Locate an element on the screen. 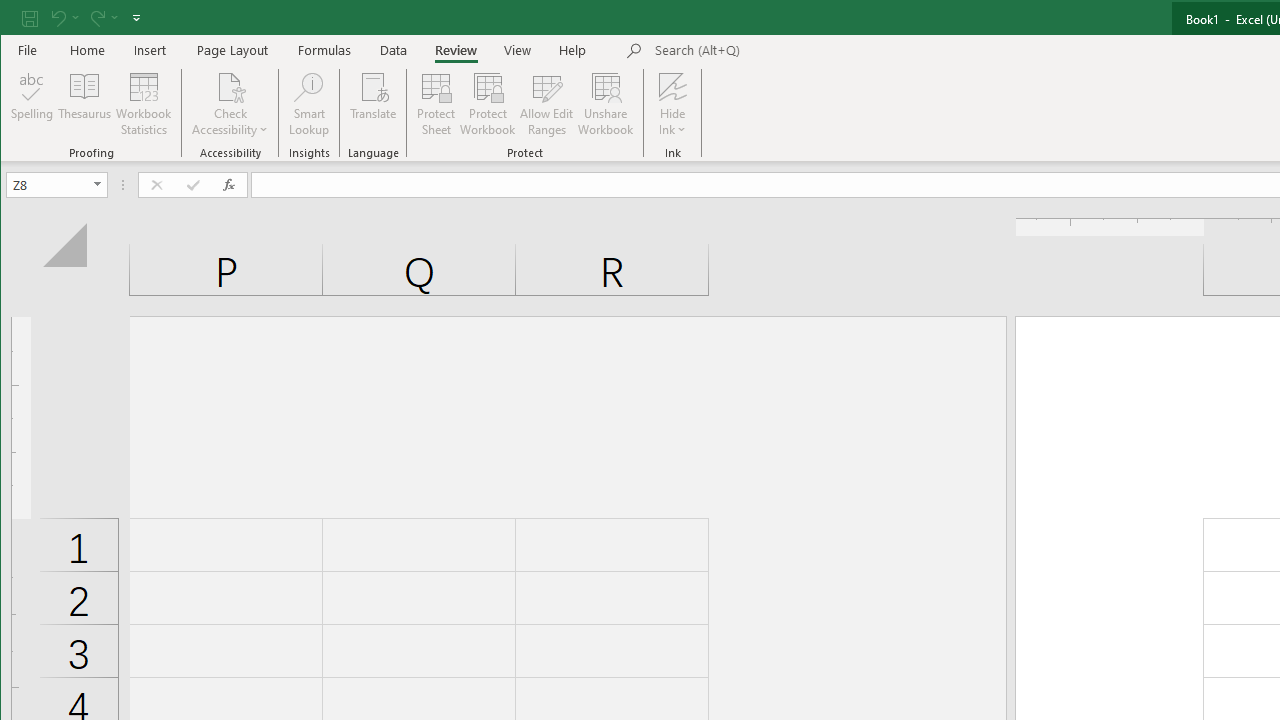  'Protect Sheet...' is located at coordinates (435, 104).